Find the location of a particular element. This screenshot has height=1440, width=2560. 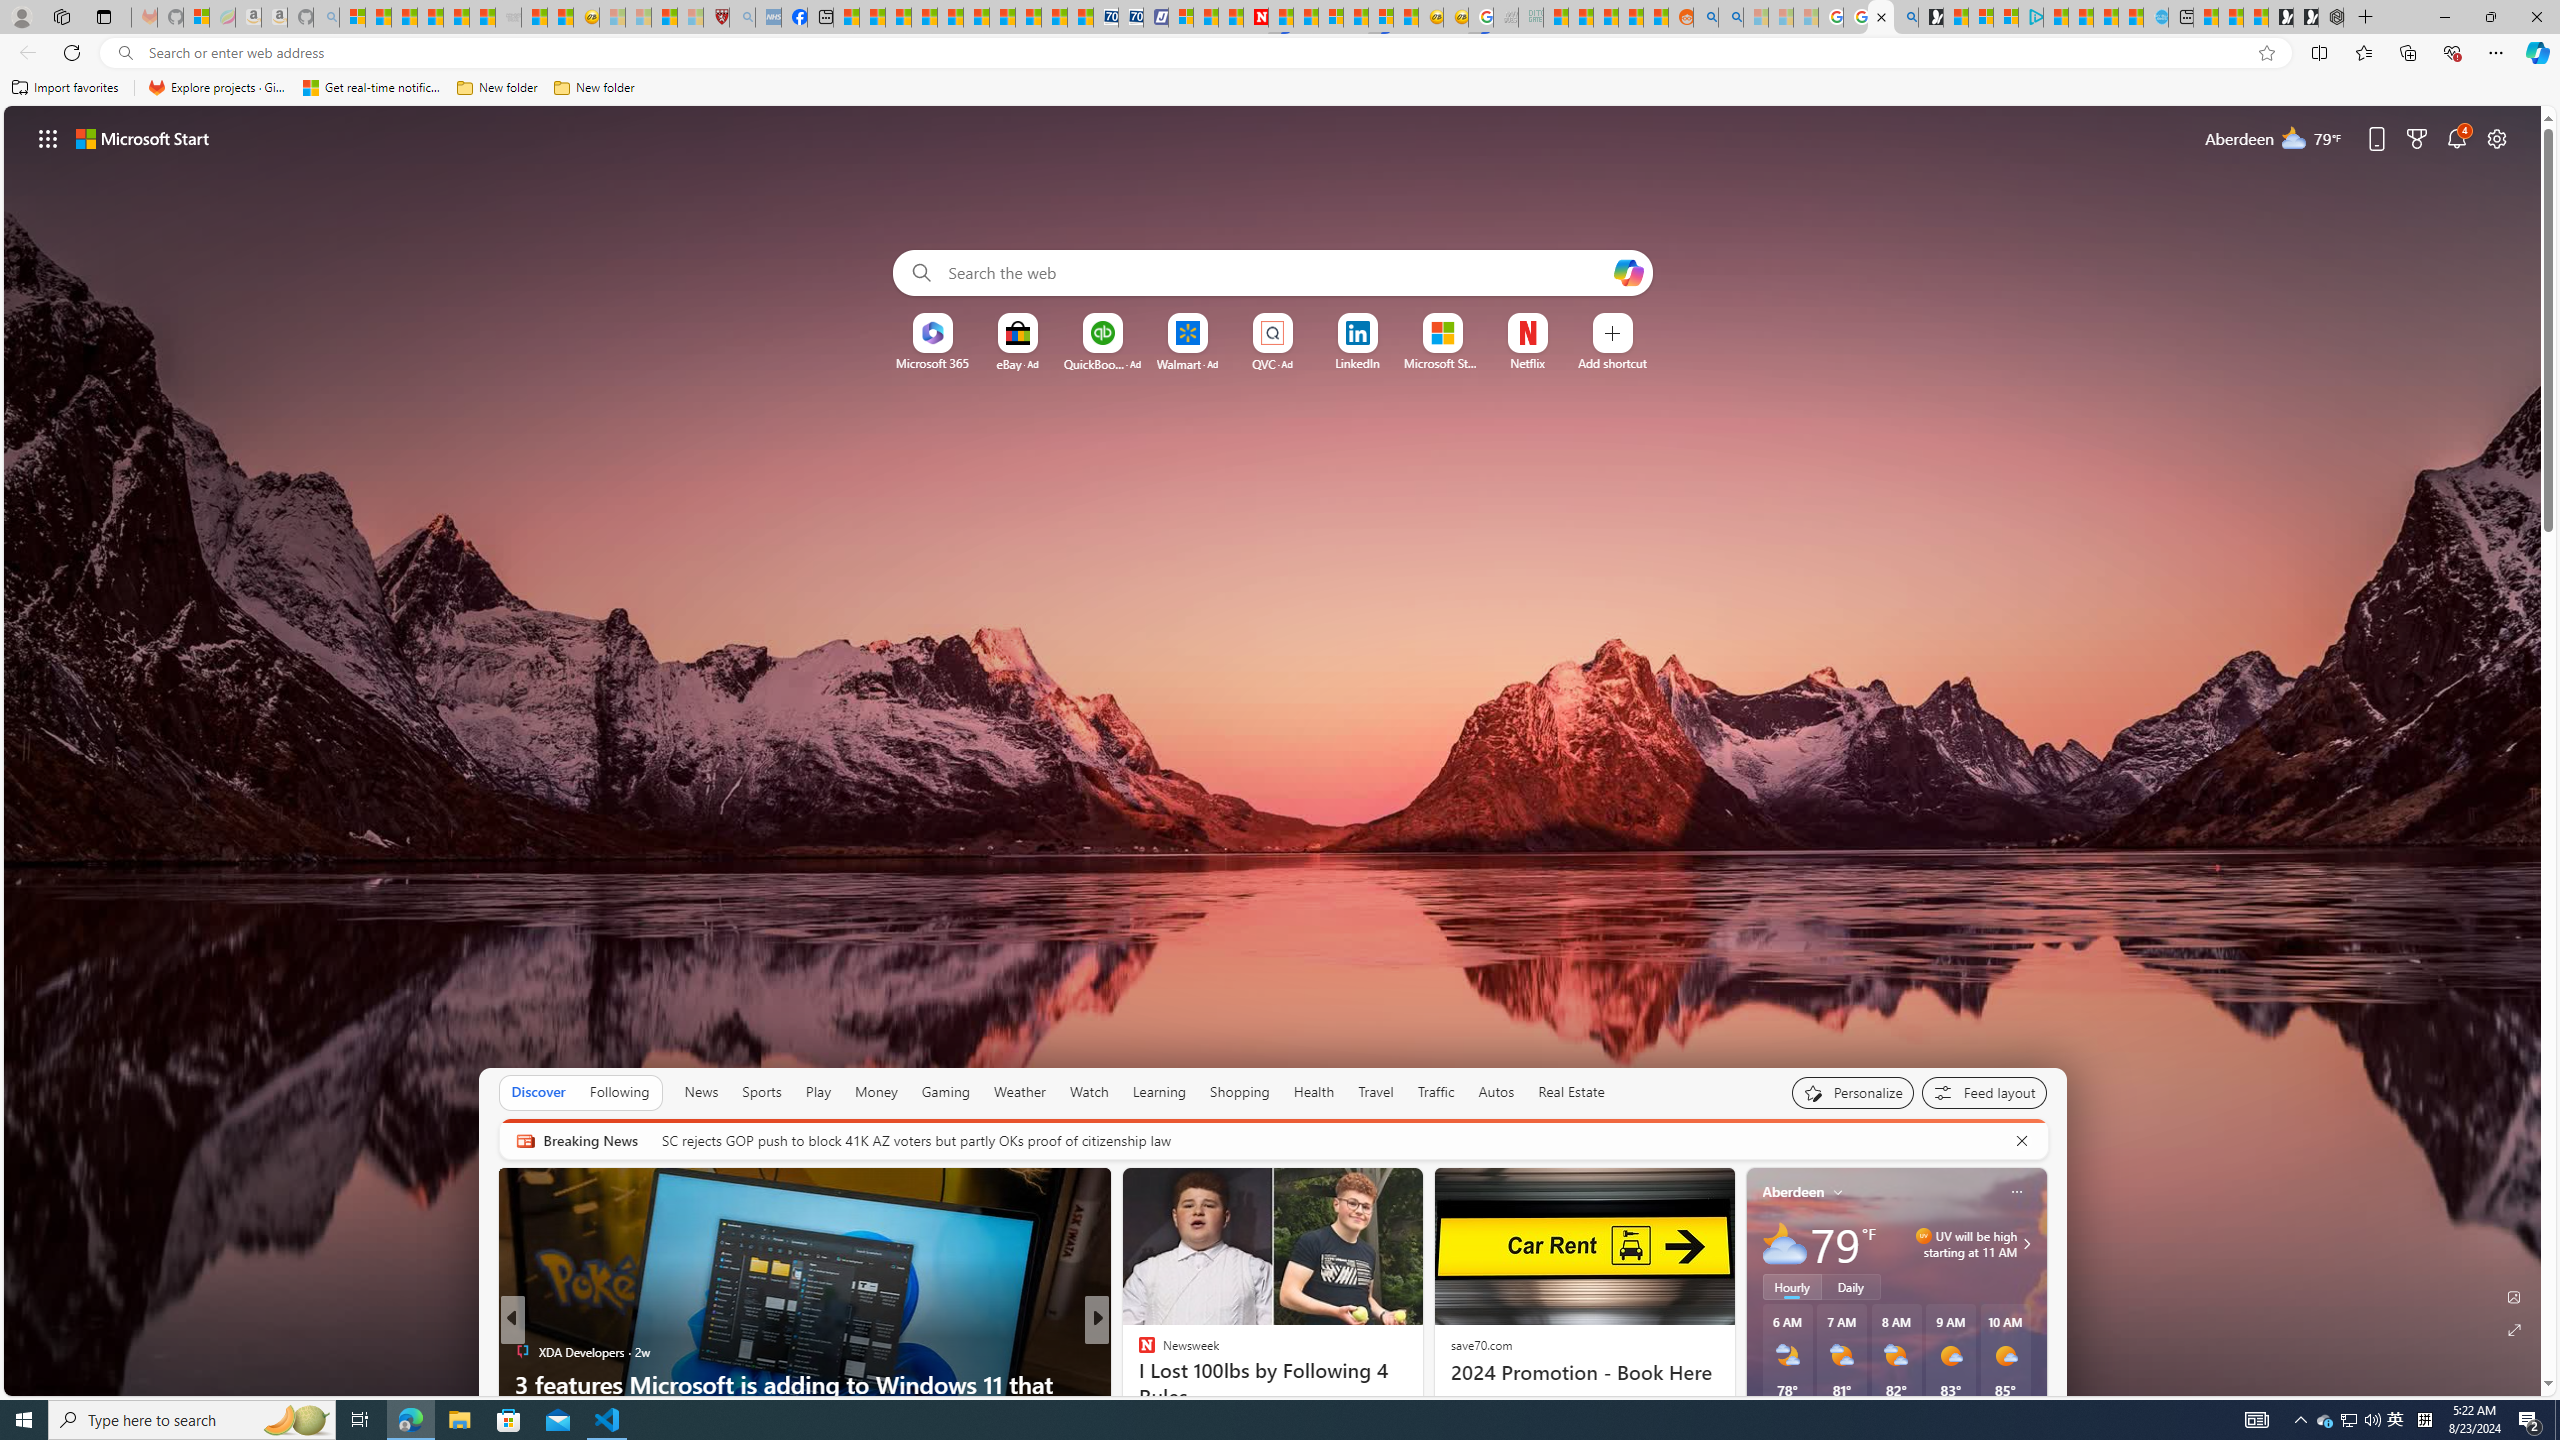

'Mostly cloudy' is located at coordinates (1784, 1244).